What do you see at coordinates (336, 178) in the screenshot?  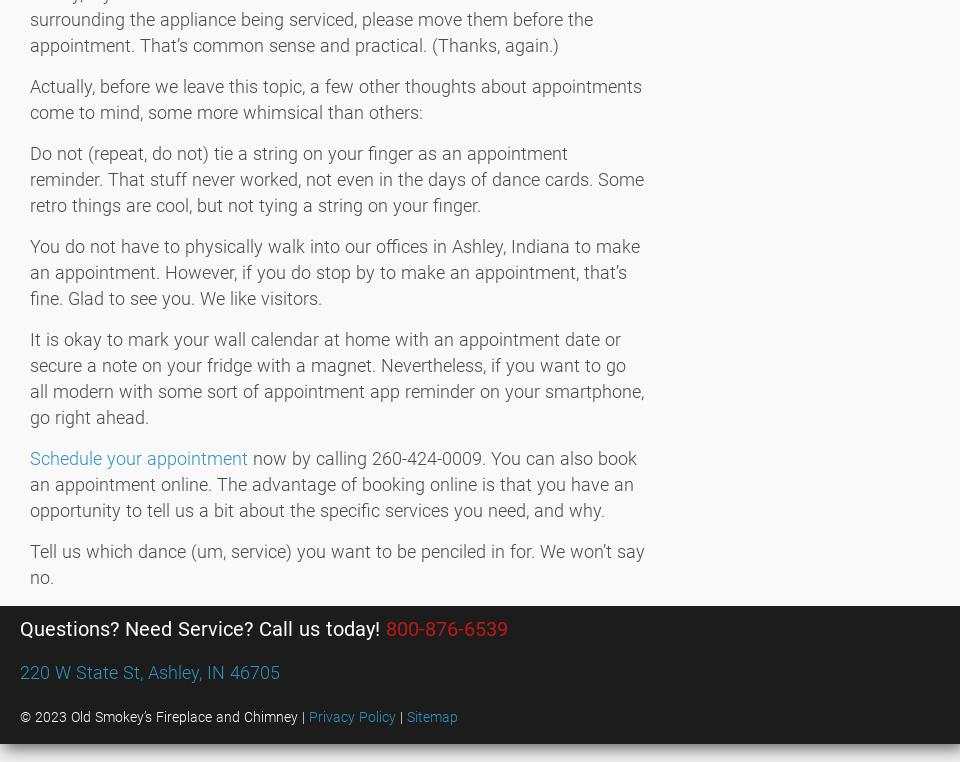 I see `'Do not (repeat, do not) tie a string on your finger as an appointment reminder. That stuff never worked, not even in the days of dance cards. Some retro things are cool, but not tying a string on your finger.'` at bounding box center [336, 178].